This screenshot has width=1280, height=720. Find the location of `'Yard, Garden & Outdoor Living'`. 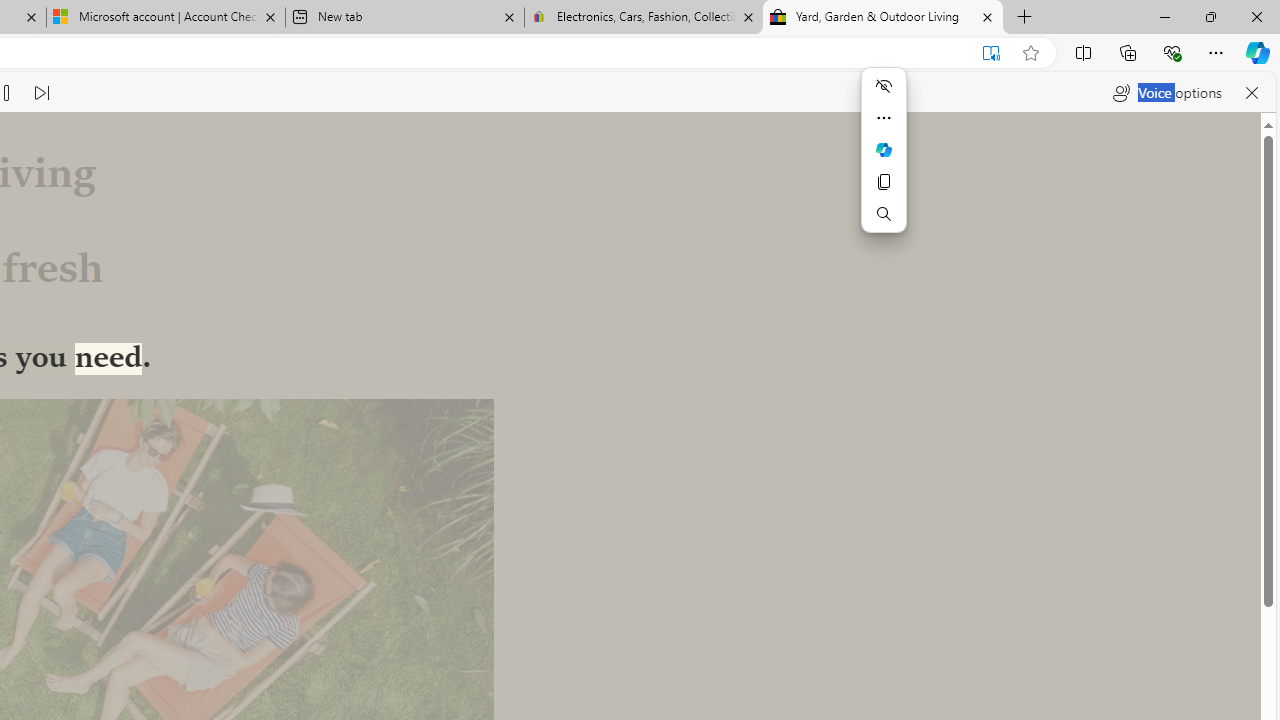

'Yard, Garden & Outdoor Living' is located at coordinates (882, 17).